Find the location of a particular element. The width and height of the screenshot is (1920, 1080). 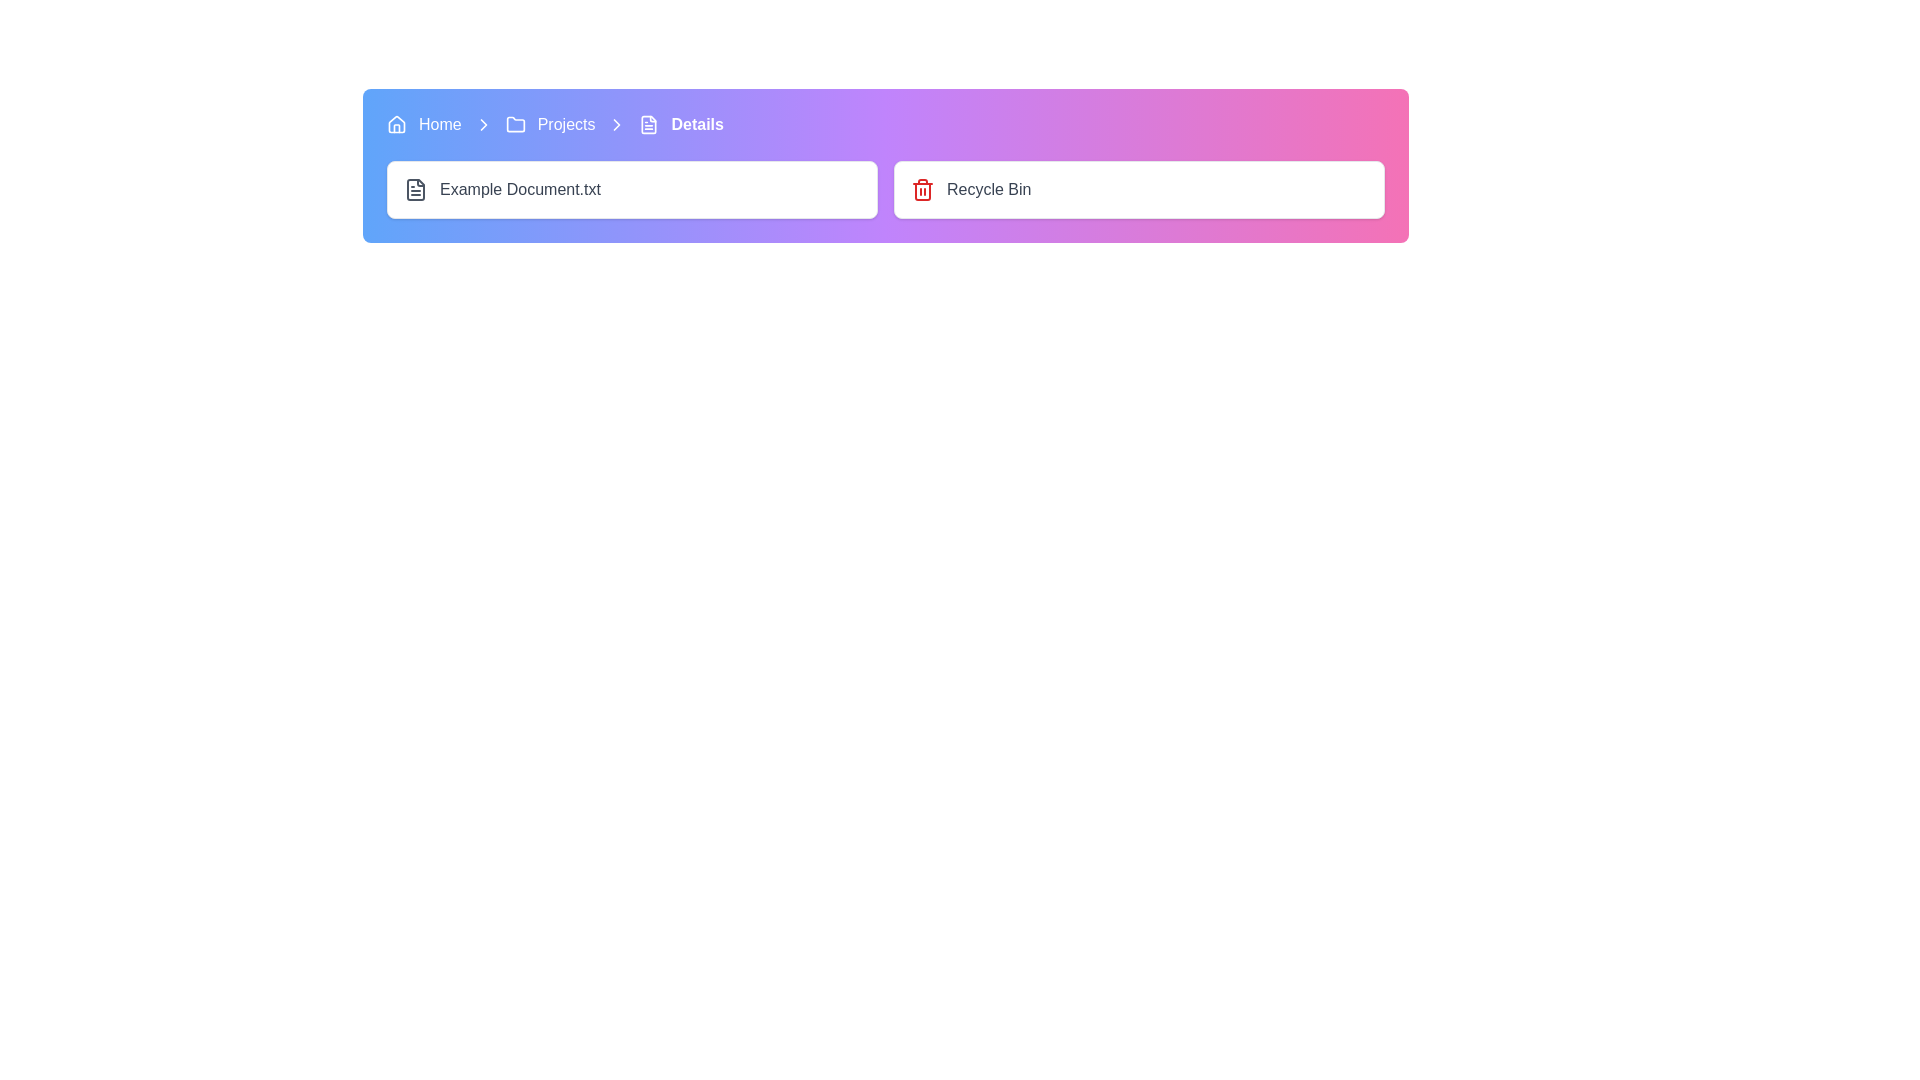

the 'Home' icon in the navigation bar, which is the first component in the breadcrumb navigation, visually indicating the starting point of the hierarchy is located at coordinates (397, 124).